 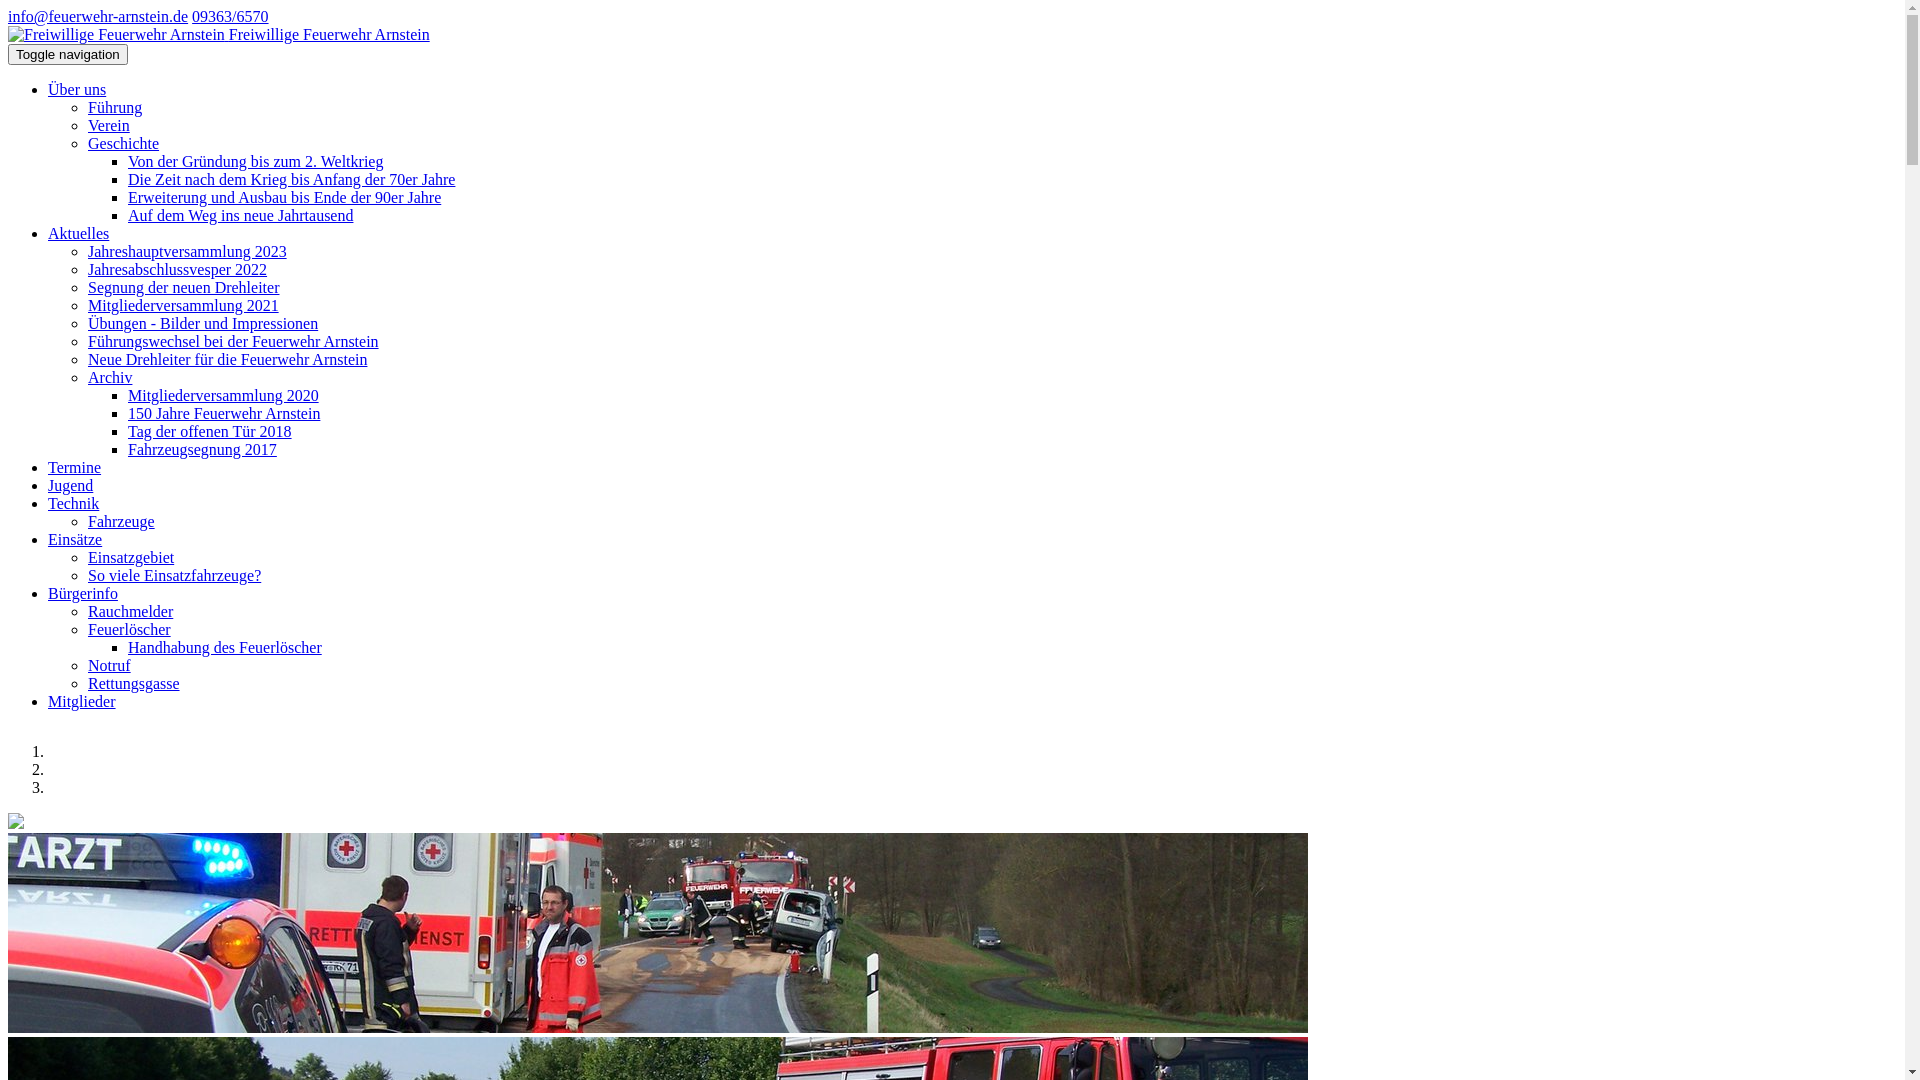 I want to click on 'info@feuerwehr-arnstein.de', so click(x=96, y=16).